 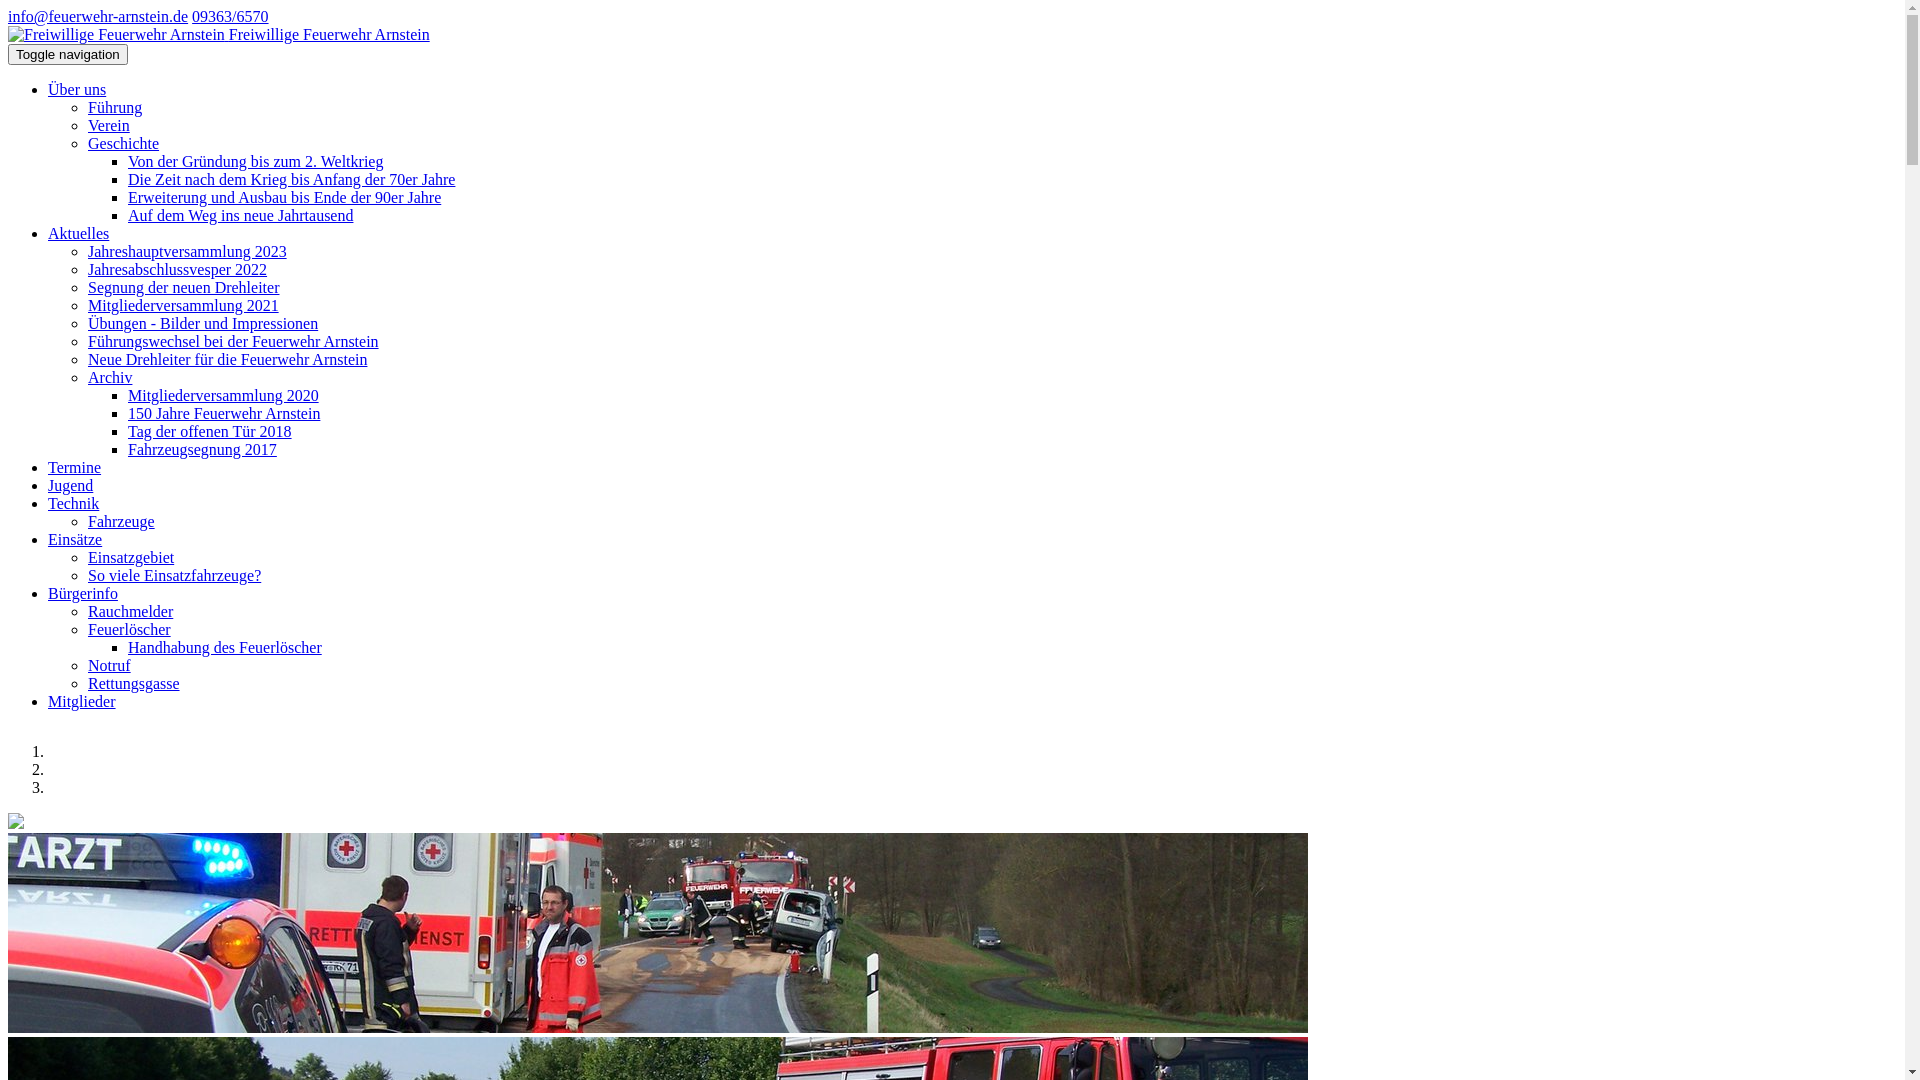 I want to click on 'info@feuerwehr-arnstein.de', so click(x=96, y=16).